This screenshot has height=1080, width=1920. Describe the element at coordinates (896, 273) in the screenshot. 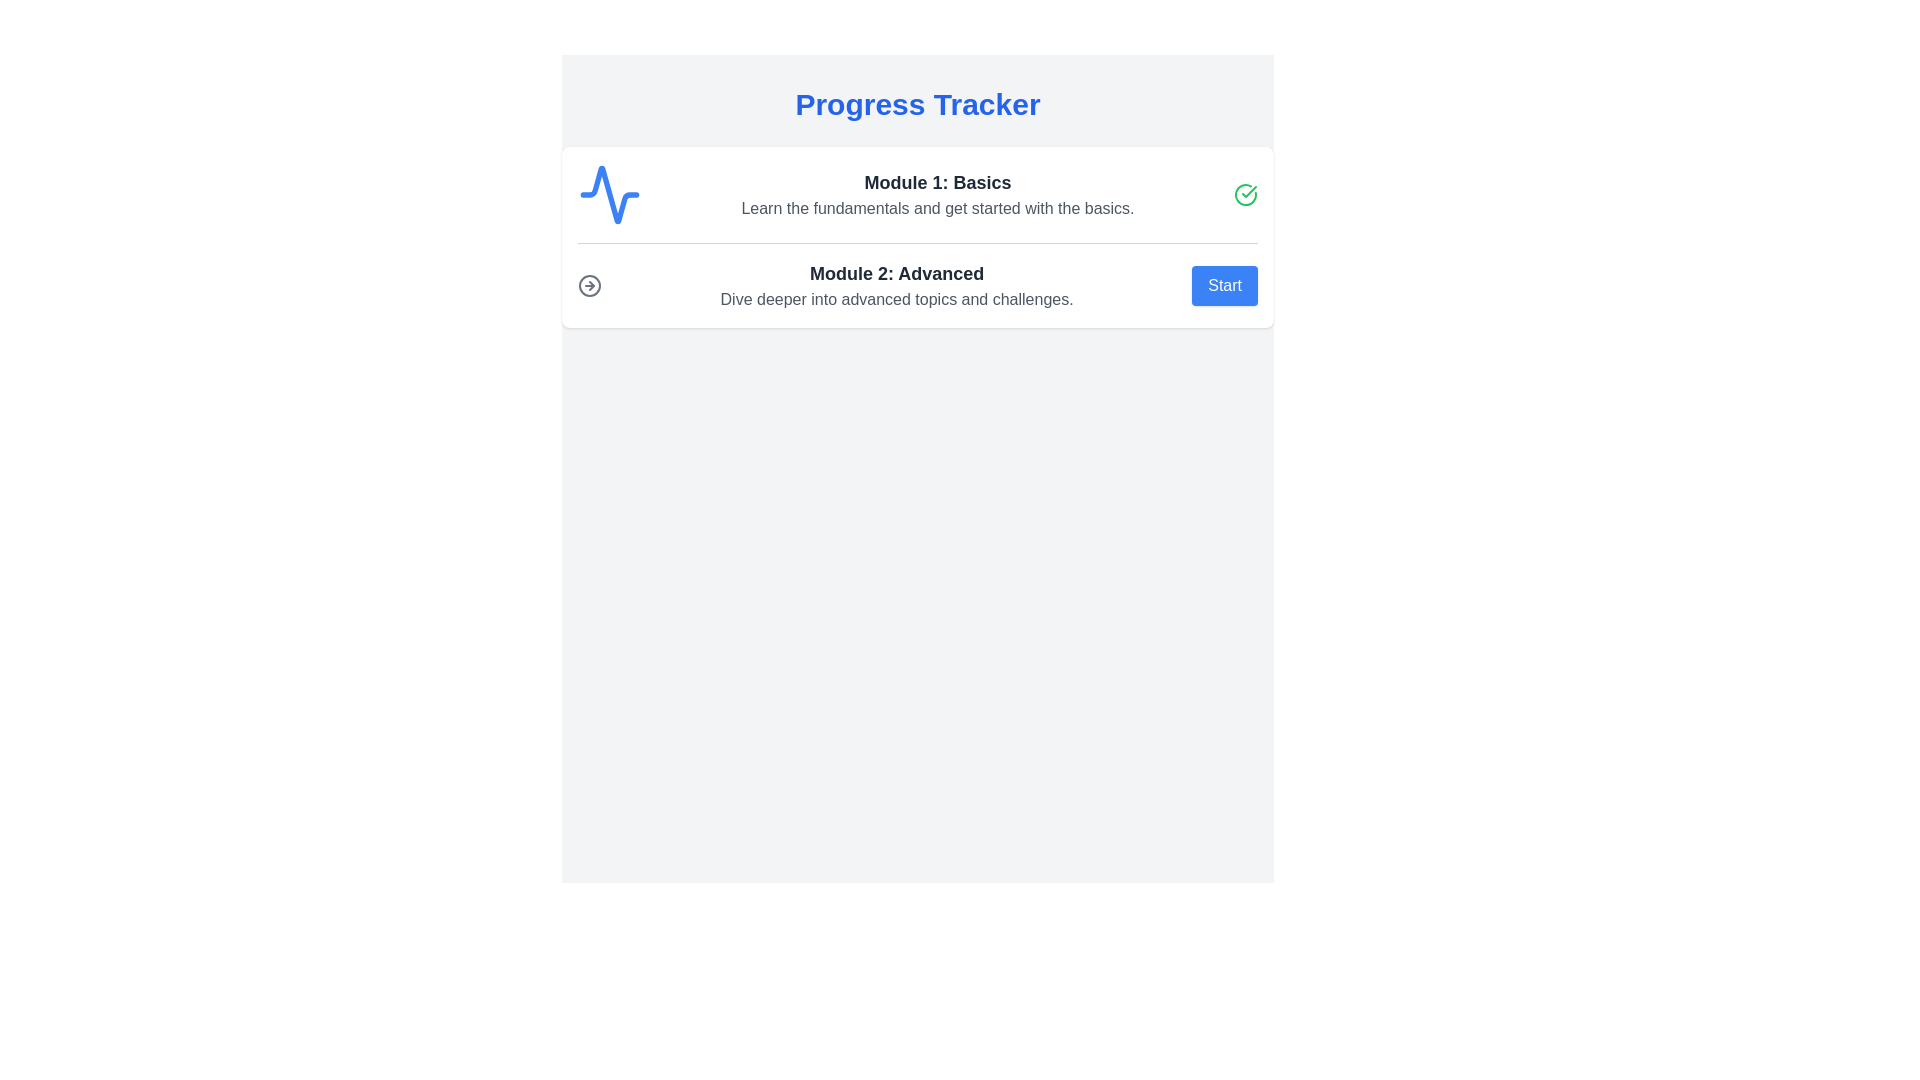

I see `the Text Header element that displays 'Module 2: Advanced', which is styled in bold and located prominently within the second module section of the Progress Tracker interface` at that location.